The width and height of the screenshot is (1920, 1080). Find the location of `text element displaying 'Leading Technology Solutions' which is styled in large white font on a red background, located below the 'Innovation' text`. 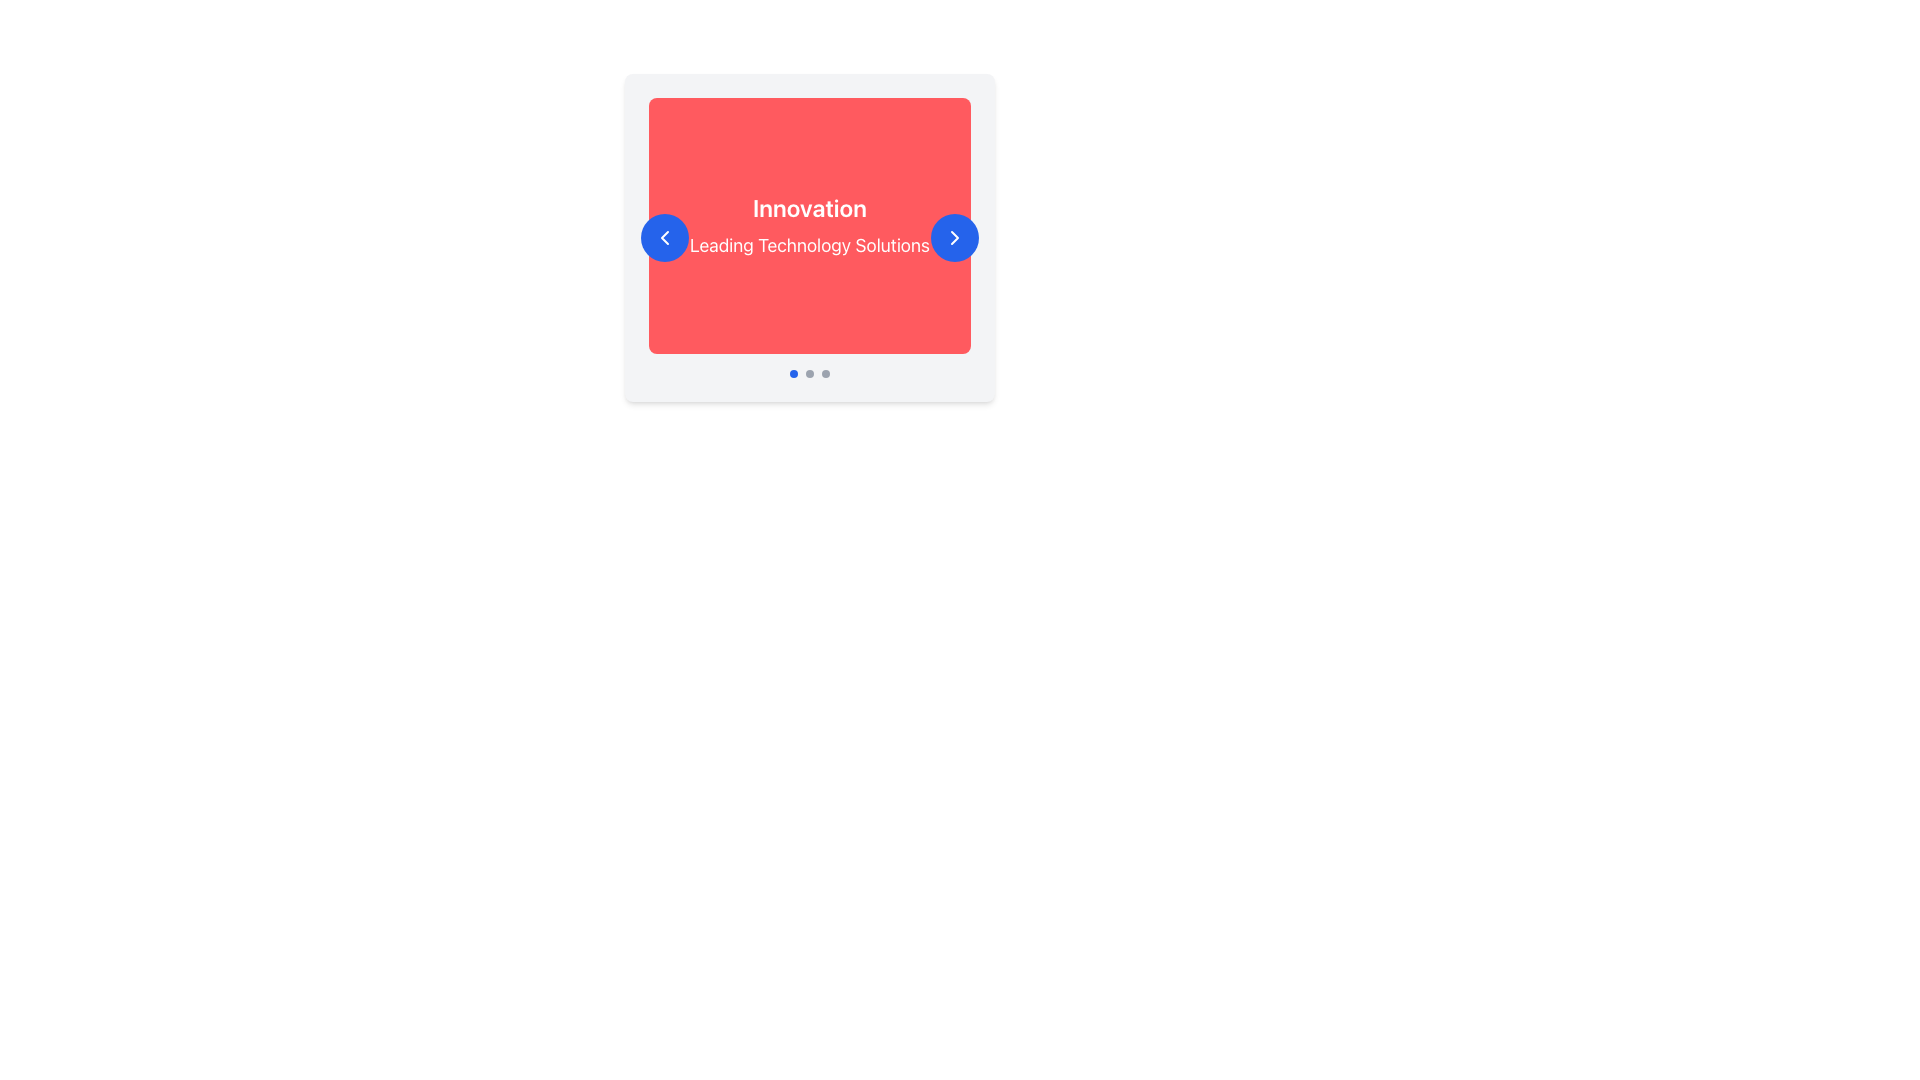

text element displaying 'Leading Technology Solutions' which is styled in large white font on a red background, located below the 'Innovation' text is located at coordinates (810, 245).